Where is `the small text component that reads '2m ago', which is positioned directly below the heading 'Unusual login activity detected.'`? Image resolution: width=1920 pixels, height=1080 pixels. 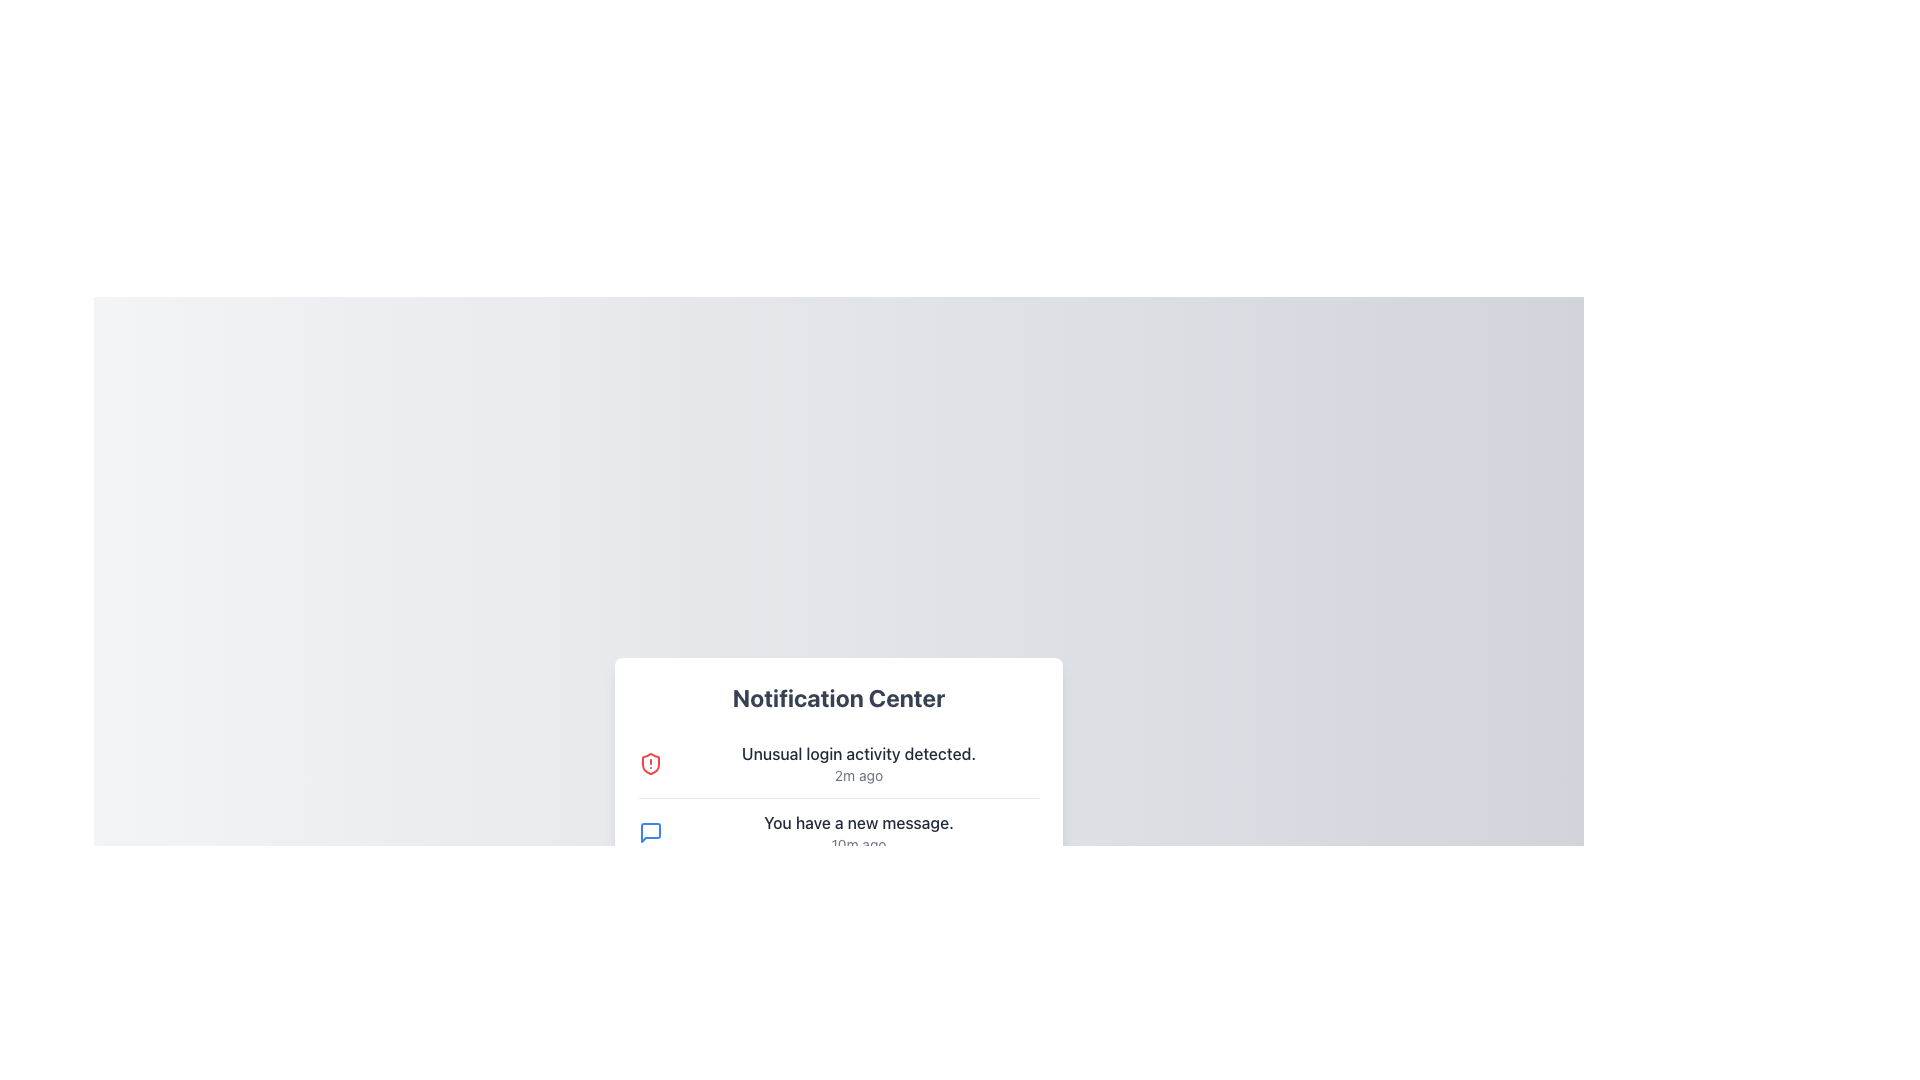 the small text component that reads '2m ago', which is positioned directly below the heading 'Unusual login activity detected.' is located at coordinates (859, 774).